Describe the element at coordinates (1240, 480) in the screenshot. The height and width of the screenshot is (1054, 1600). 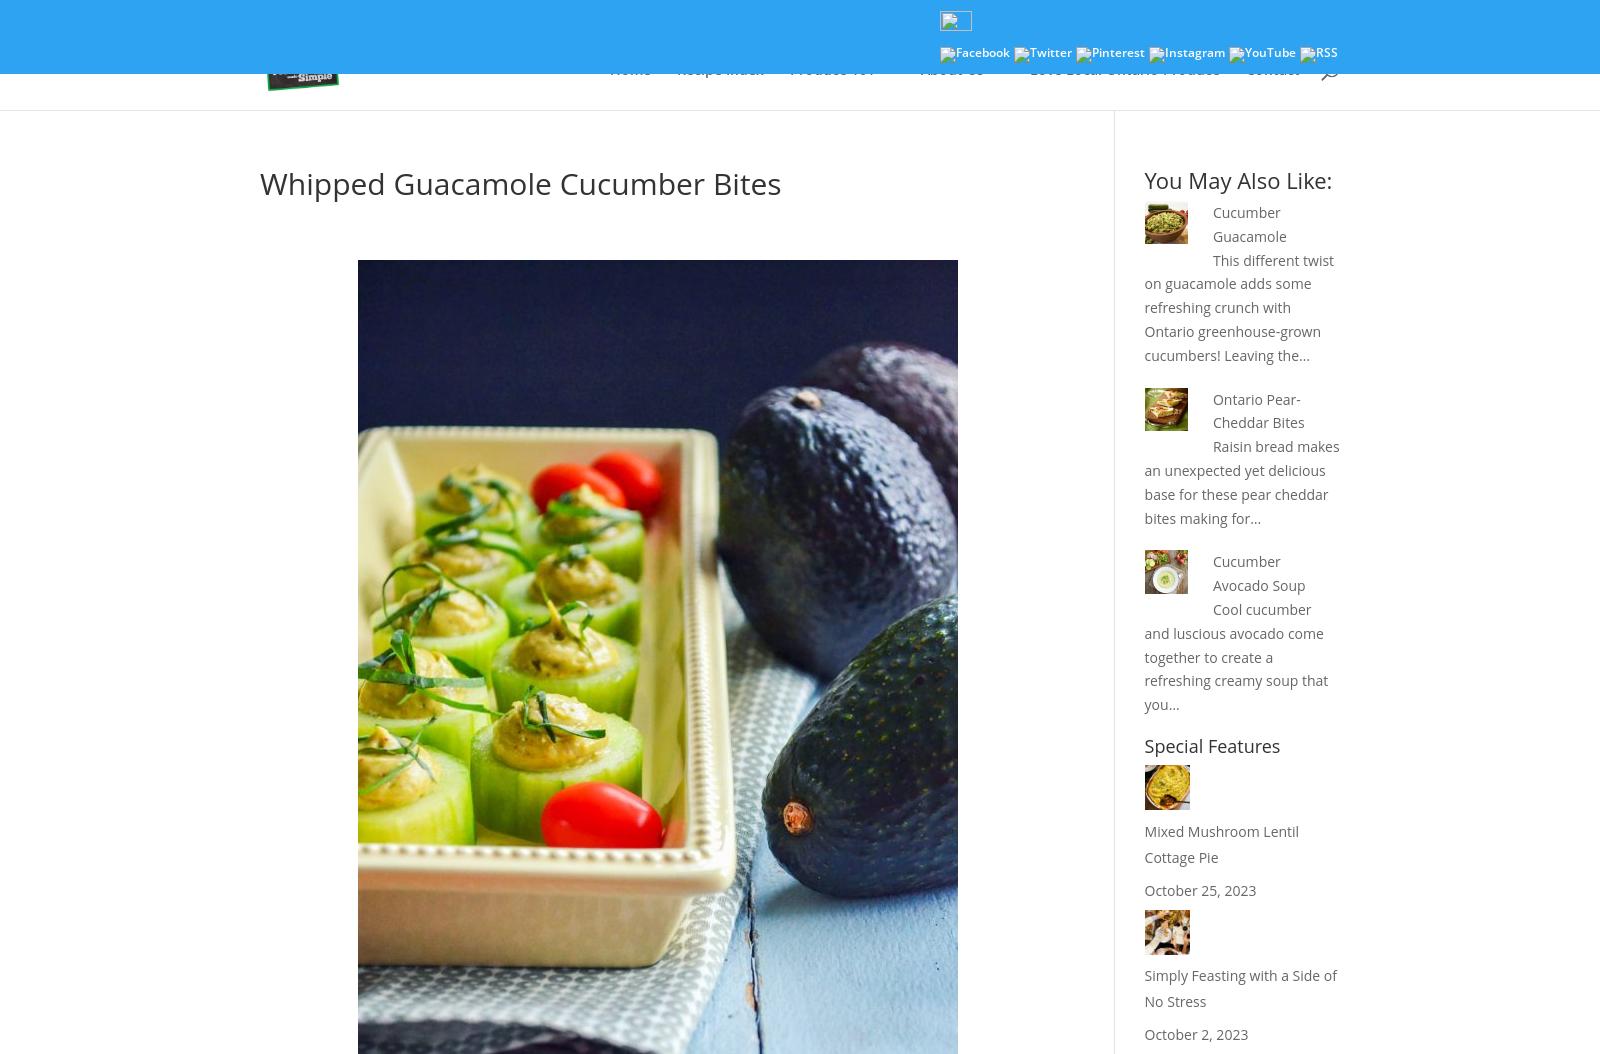
I see `'Raisin bread makes an unexpected yet delicious base for these pear cheddar bites making for…'` at that location.